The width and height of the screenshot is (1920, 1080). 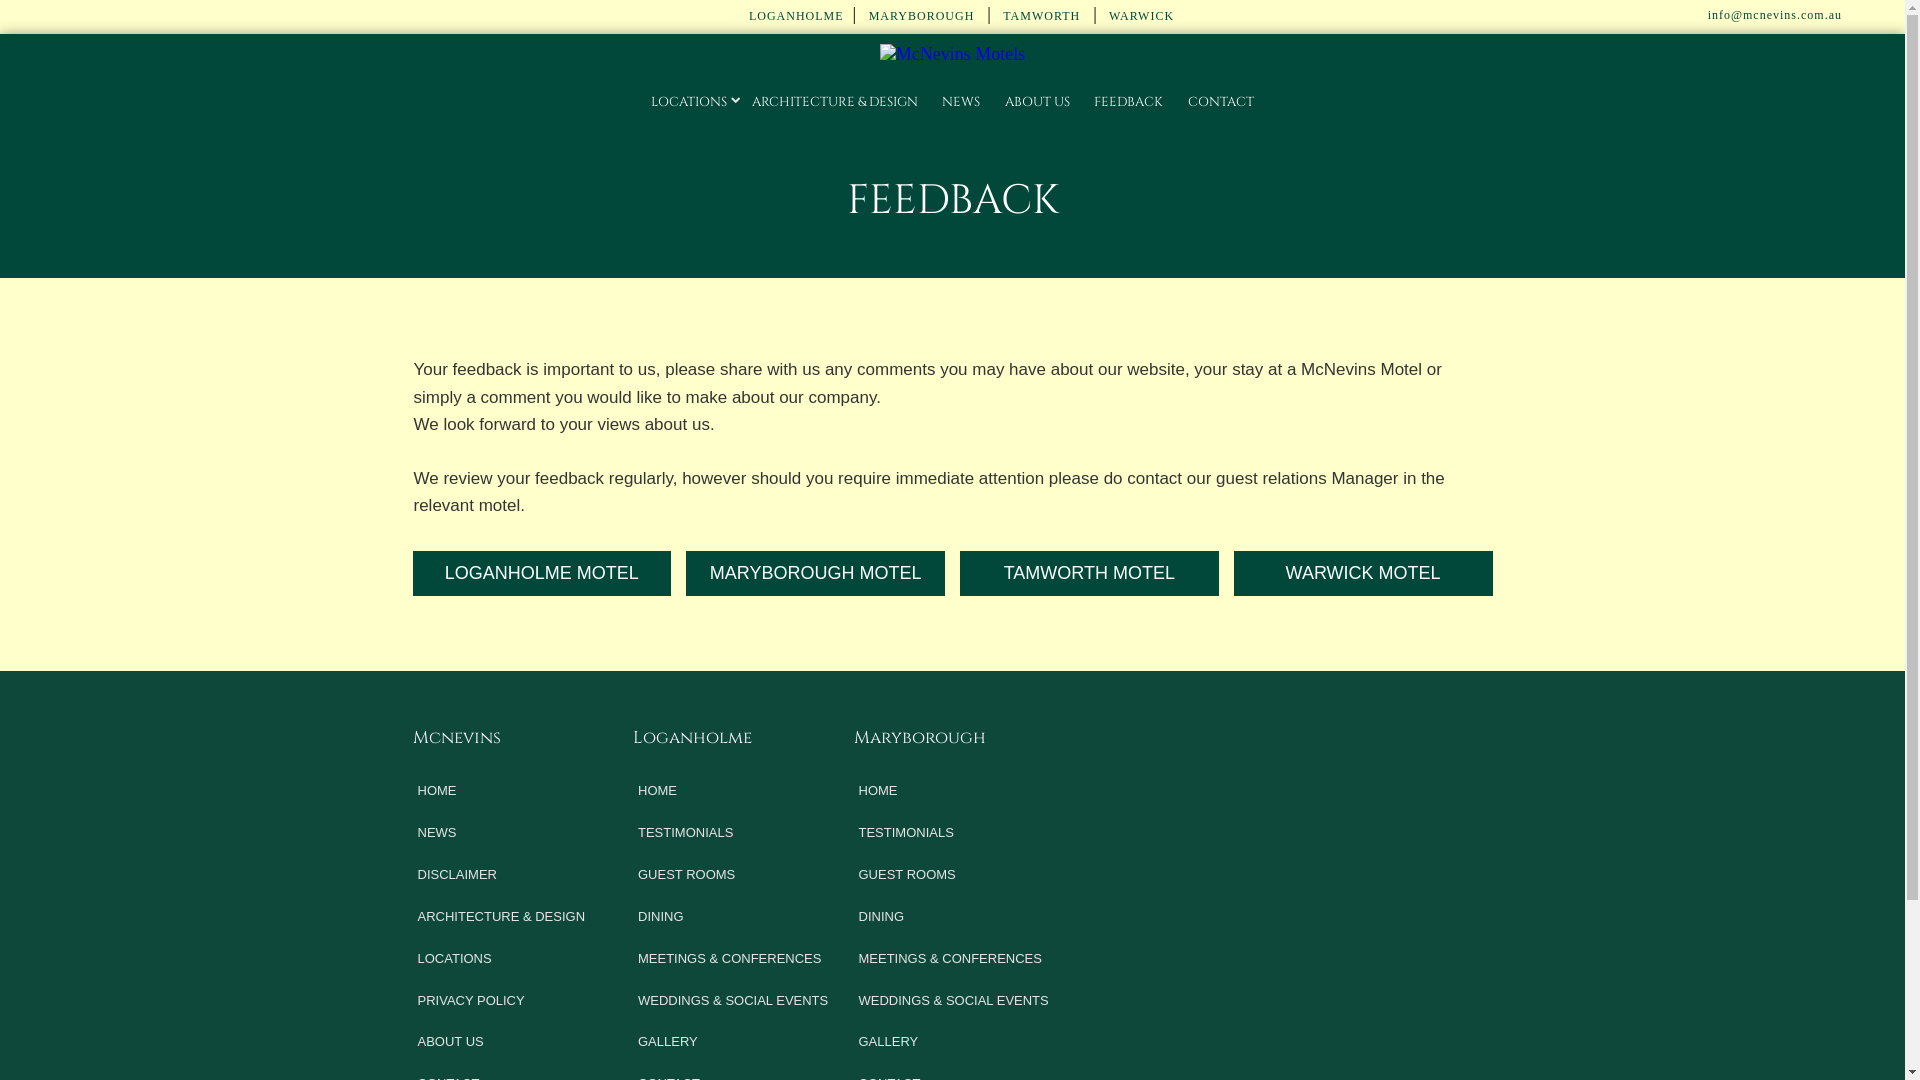 What do you see at coordinates (742, 874) in the screenshot?
I see `'GUEST ROOMS'` at bounding box center [742, 874].